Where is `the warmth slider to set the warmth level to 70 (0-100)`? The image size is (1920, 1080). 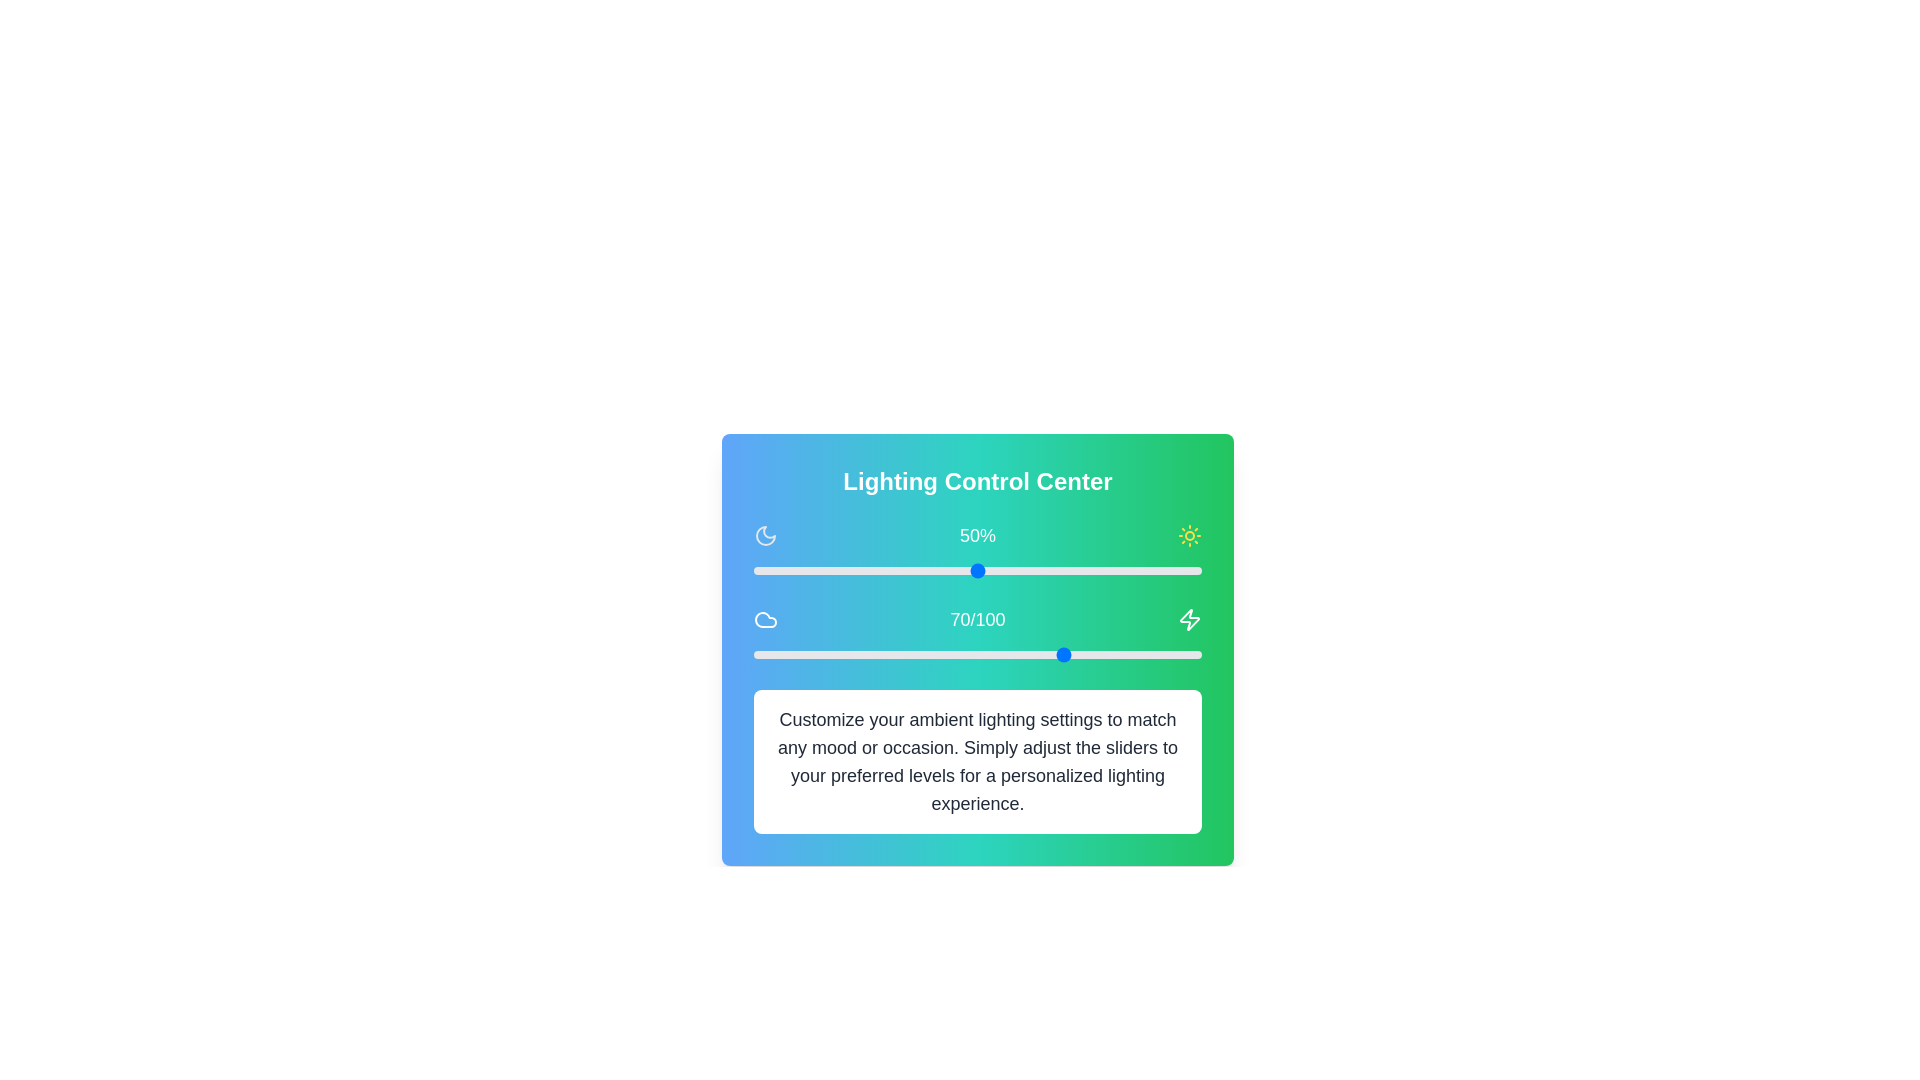 the warmth slider to set the warmth level to 70 (0-100) is located at coordinates (1066, 655).